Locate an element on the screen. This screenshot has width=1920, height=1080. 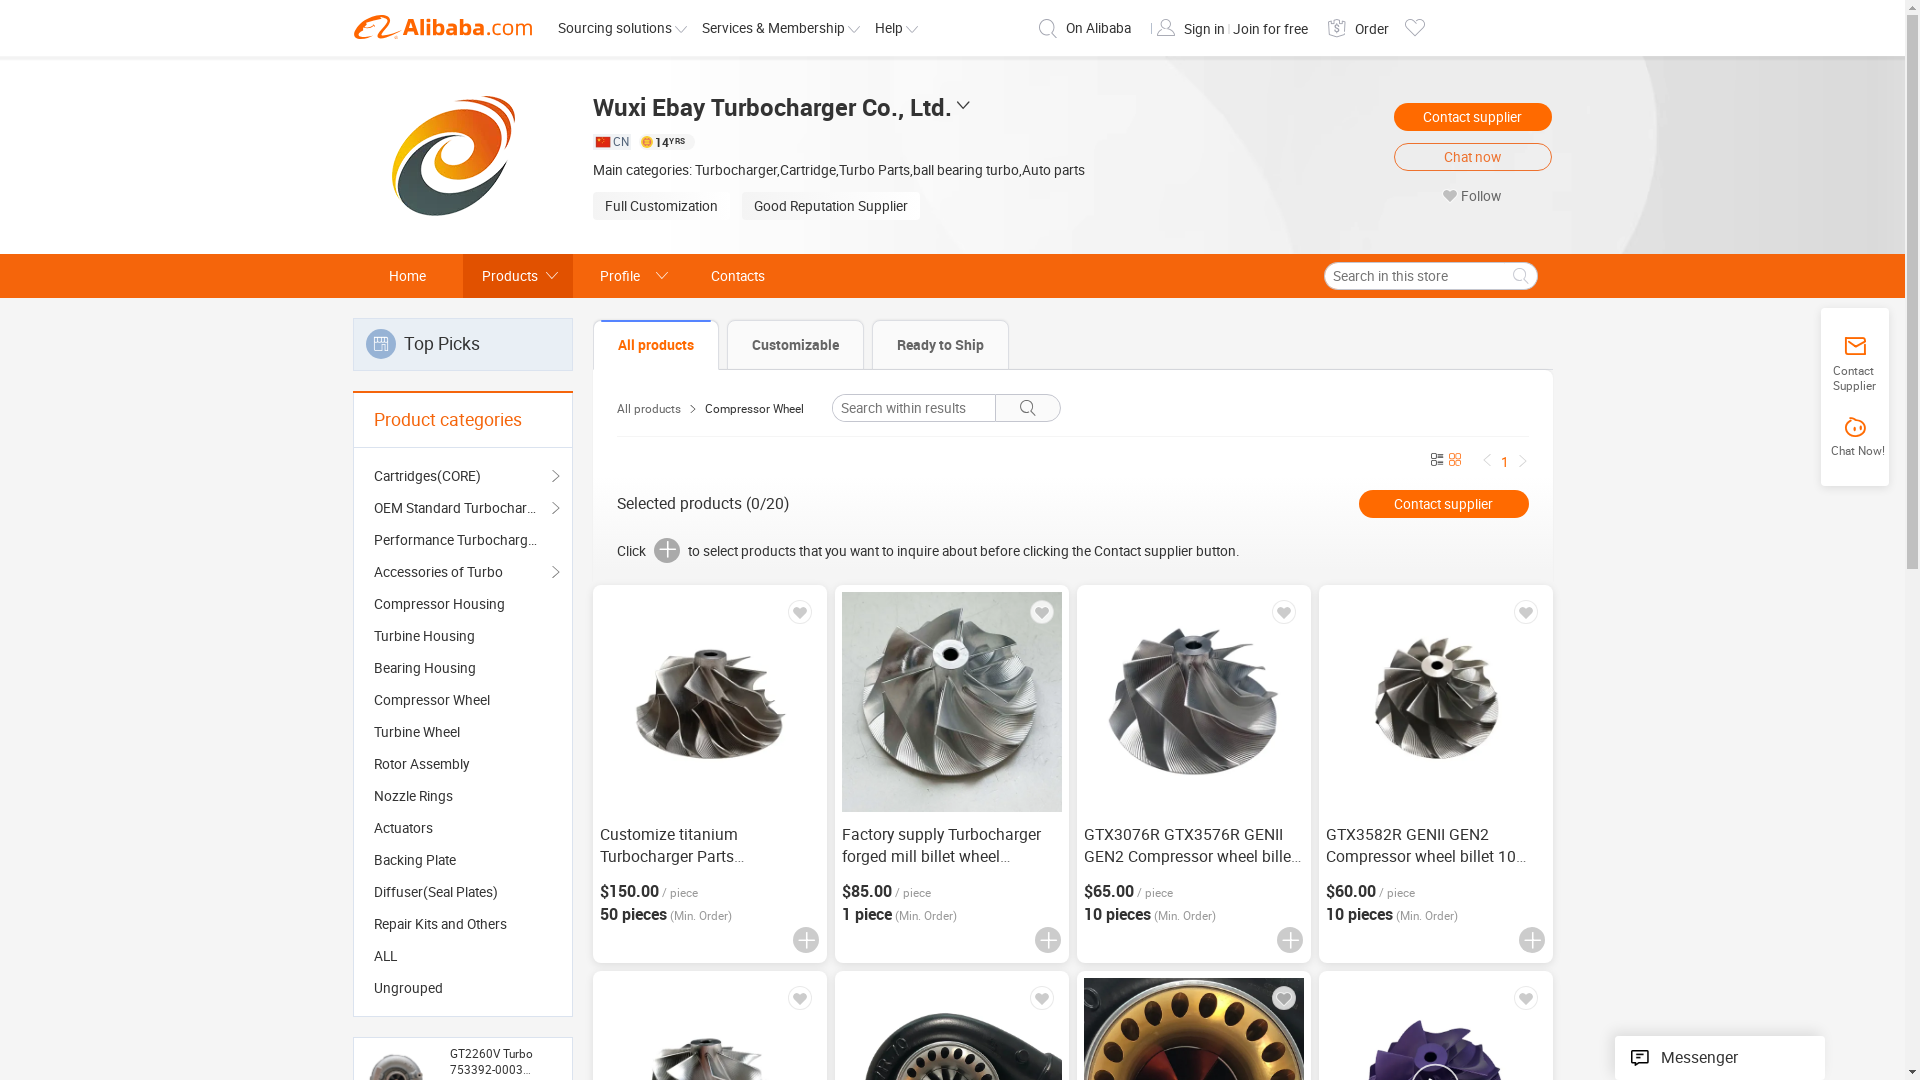
'Home' is located at coordinates (406, 276).